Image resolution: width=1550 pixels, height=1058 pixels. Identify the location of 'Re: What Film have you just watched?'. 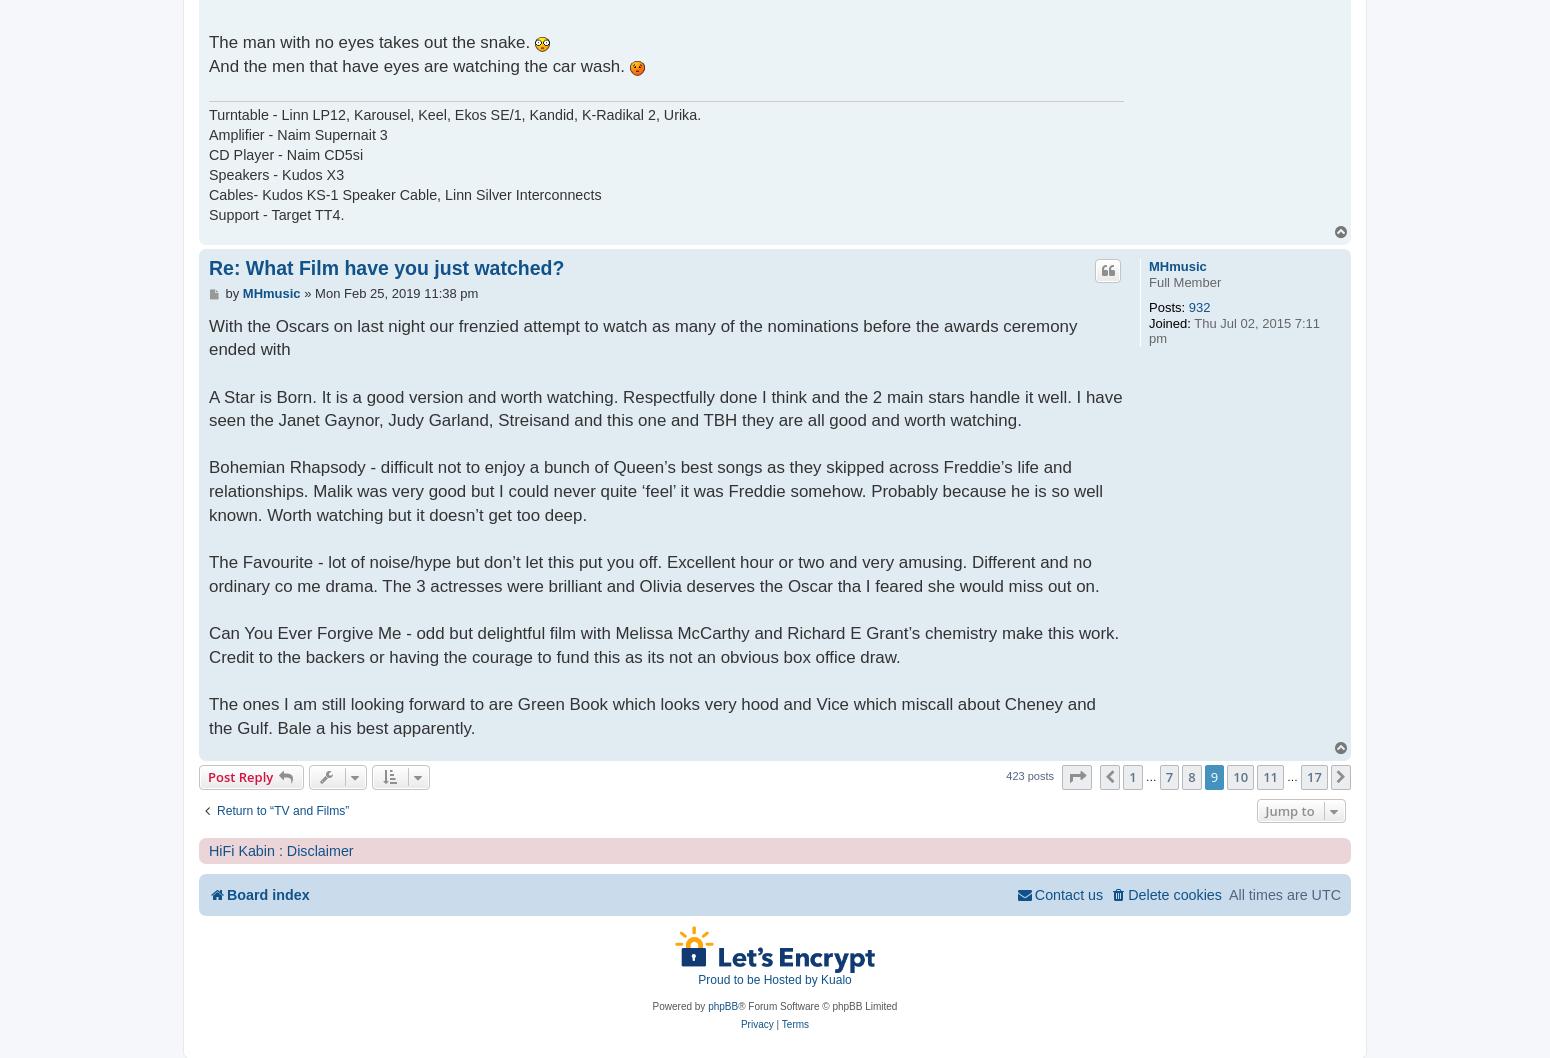
(385, 266).